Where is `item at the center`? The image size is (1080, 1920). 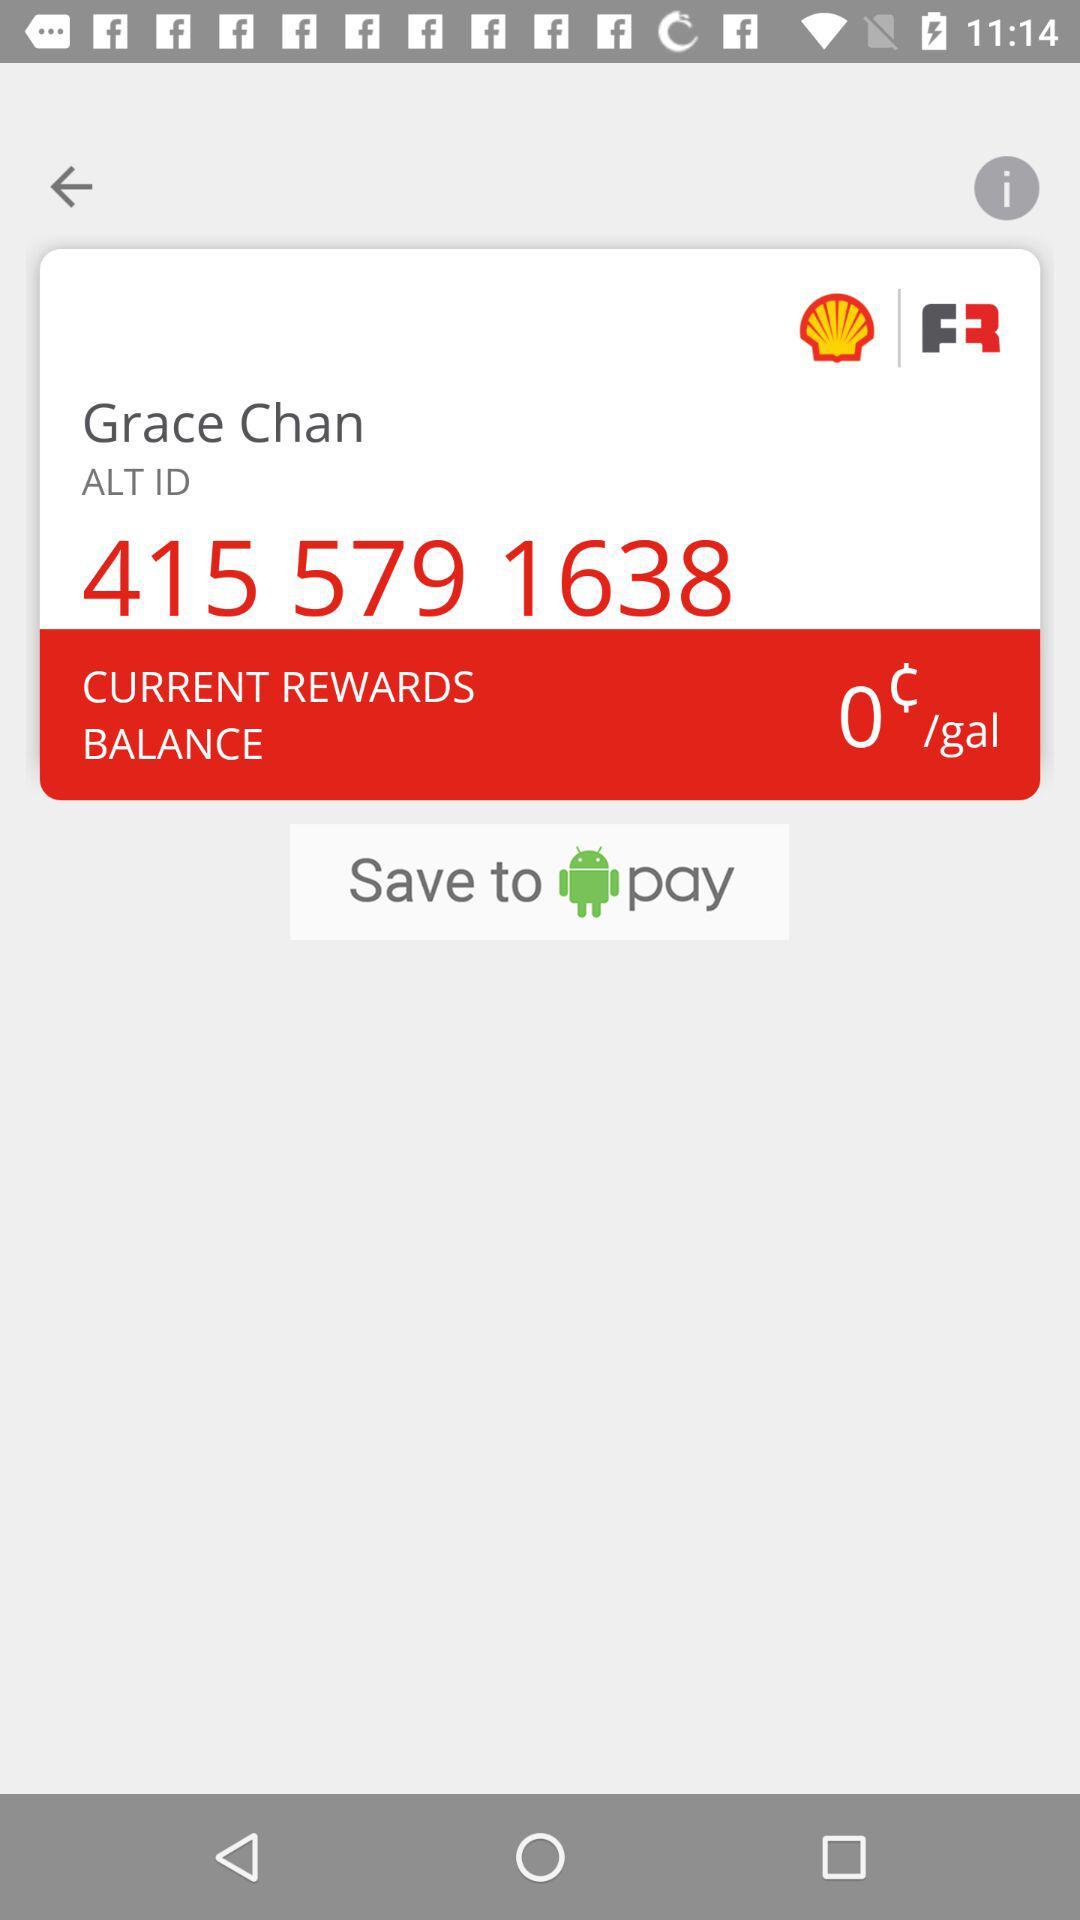 item at the center is located at coordinates (538, 881).